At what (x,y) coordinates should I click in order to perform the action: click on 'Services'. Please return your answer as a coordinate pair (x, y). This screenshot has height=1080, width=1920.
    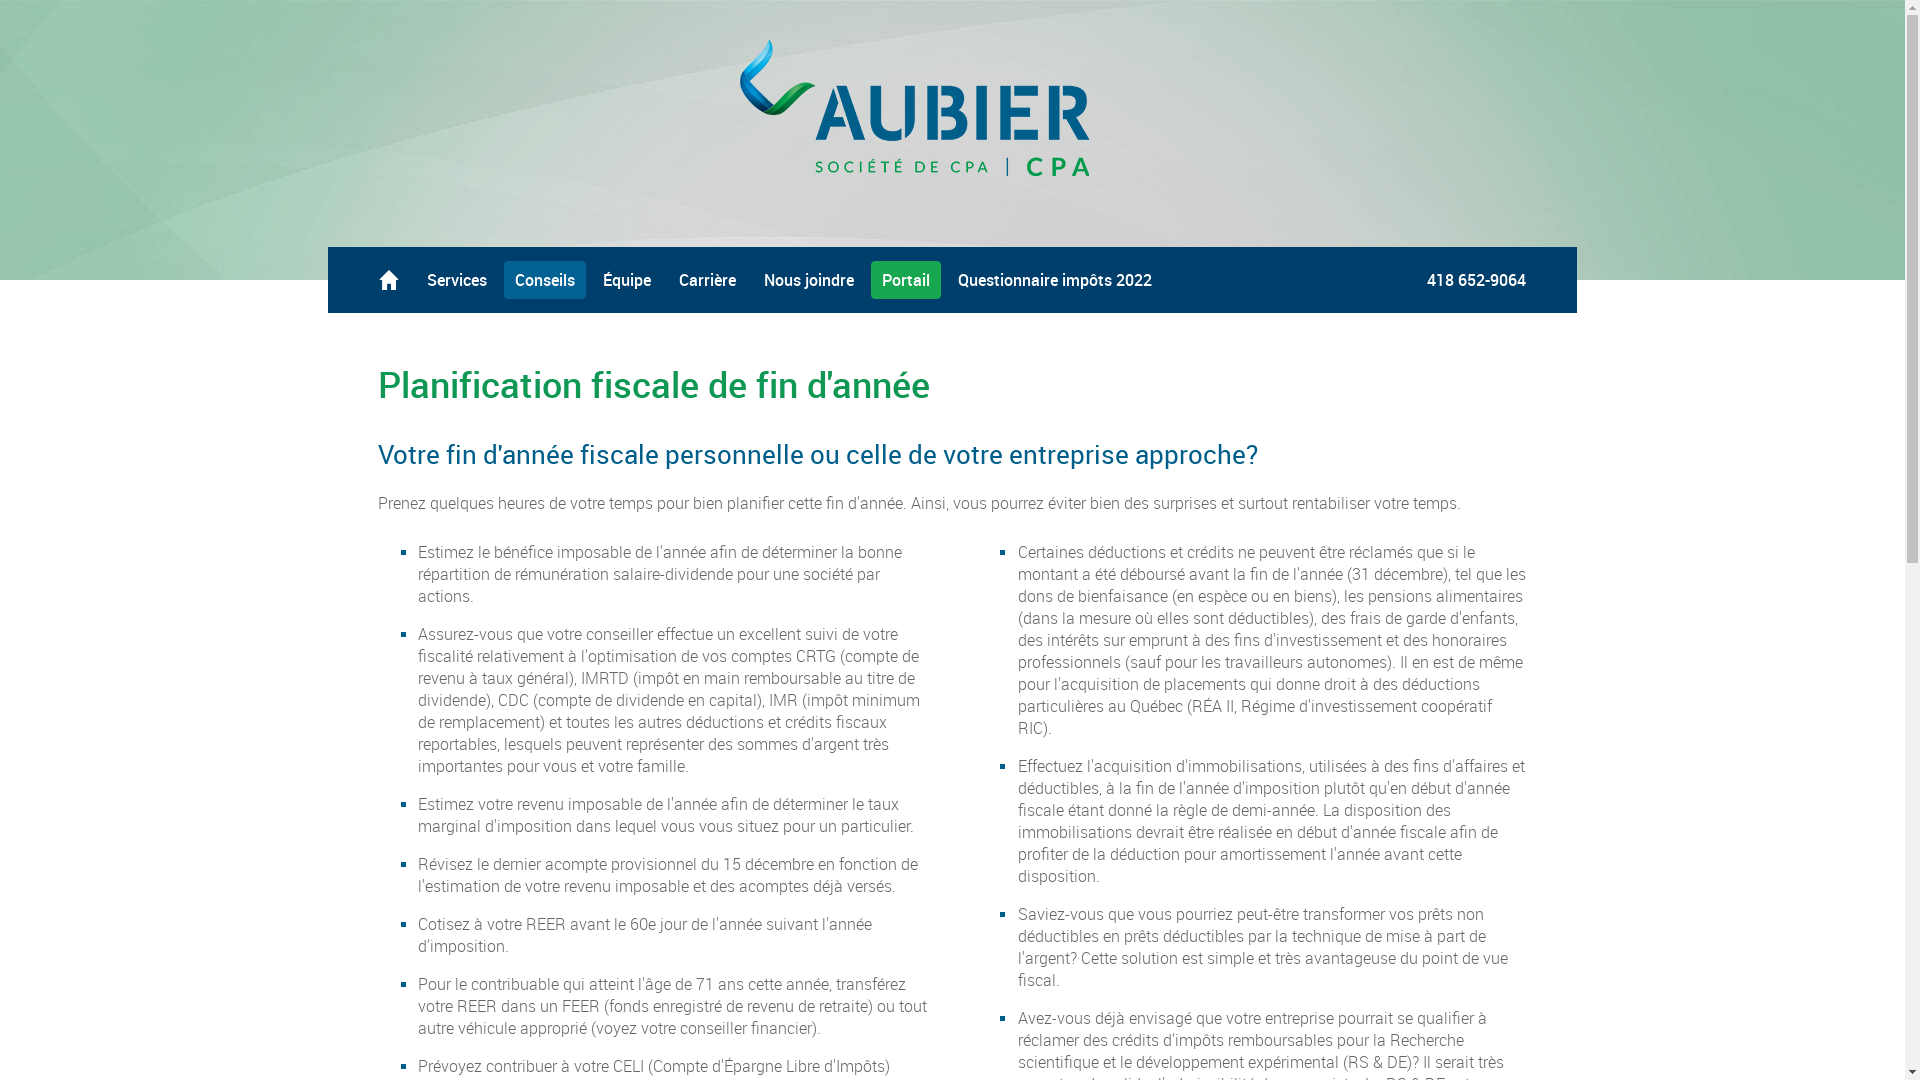
    Looking at the image, I should click on (455, 280).